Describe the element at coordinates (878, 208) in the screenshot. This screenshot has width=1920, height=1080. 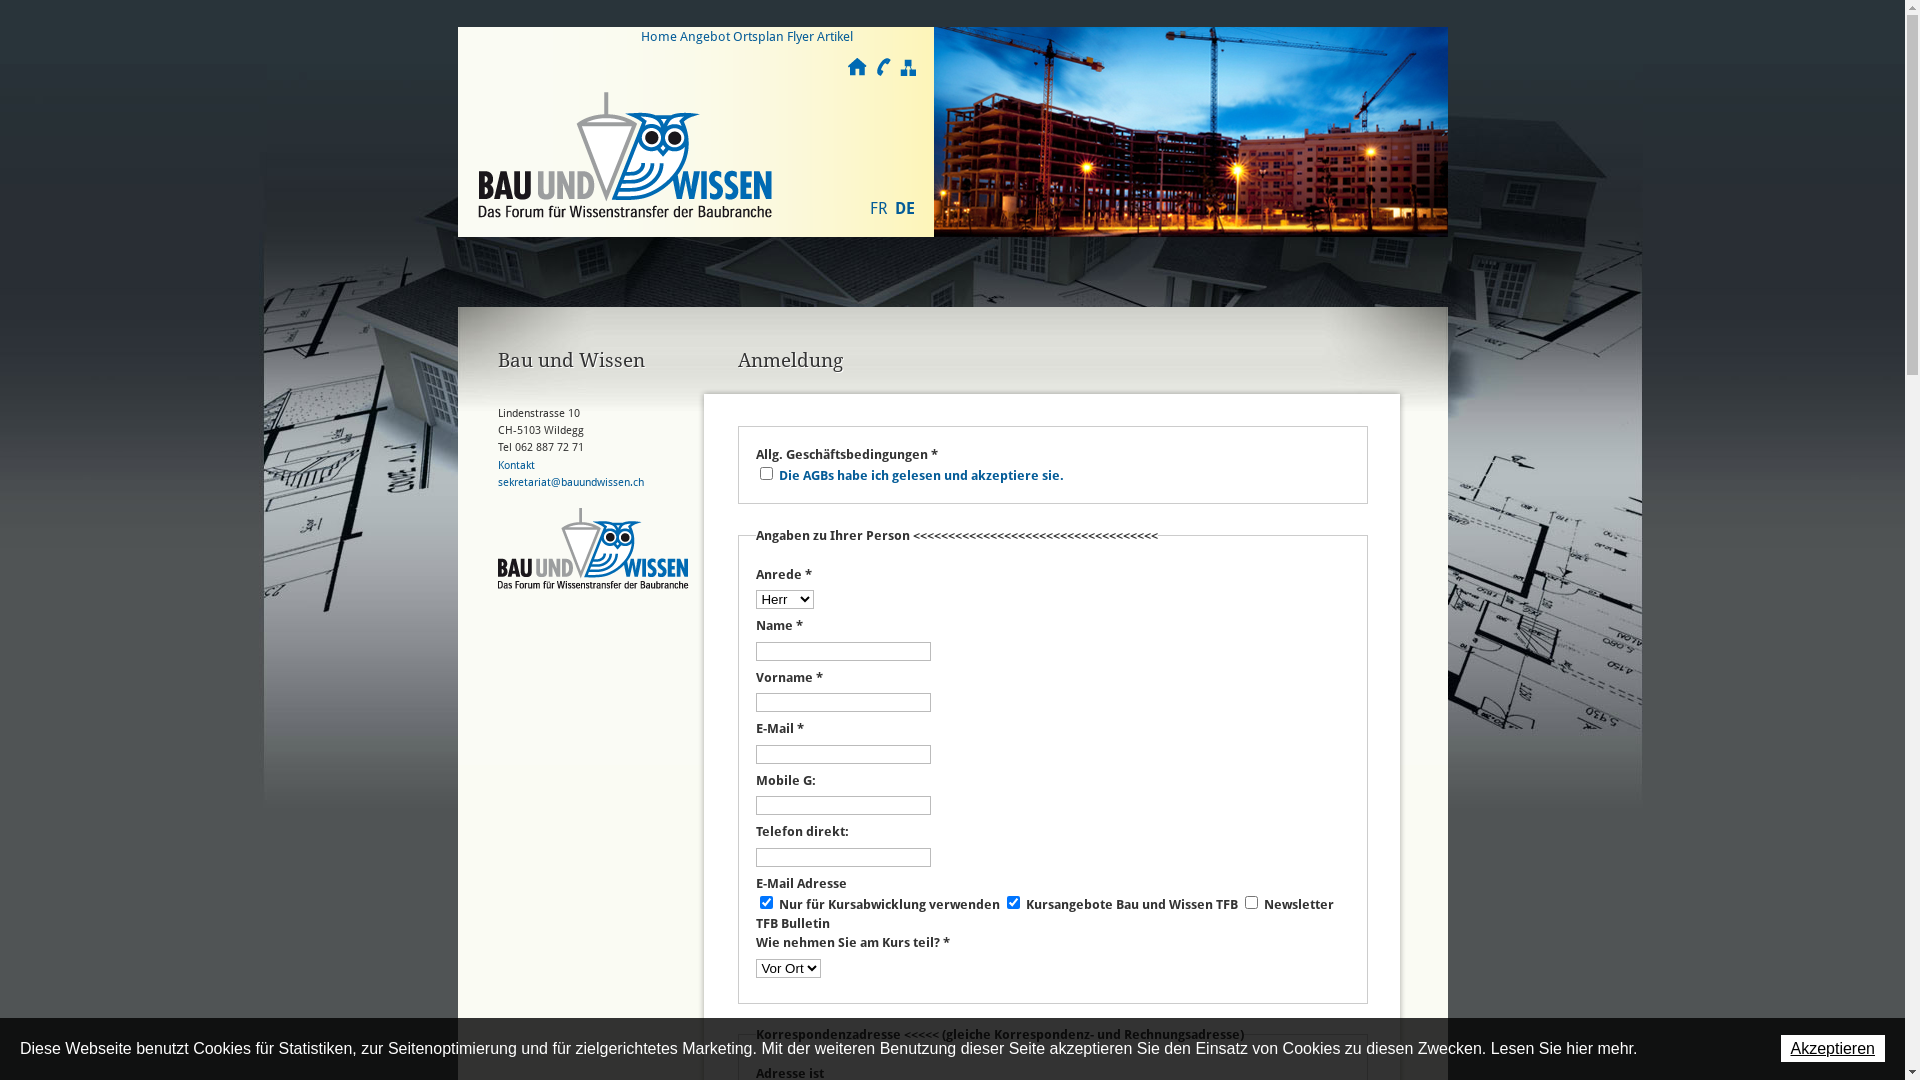
I see `'FR'` at that location.